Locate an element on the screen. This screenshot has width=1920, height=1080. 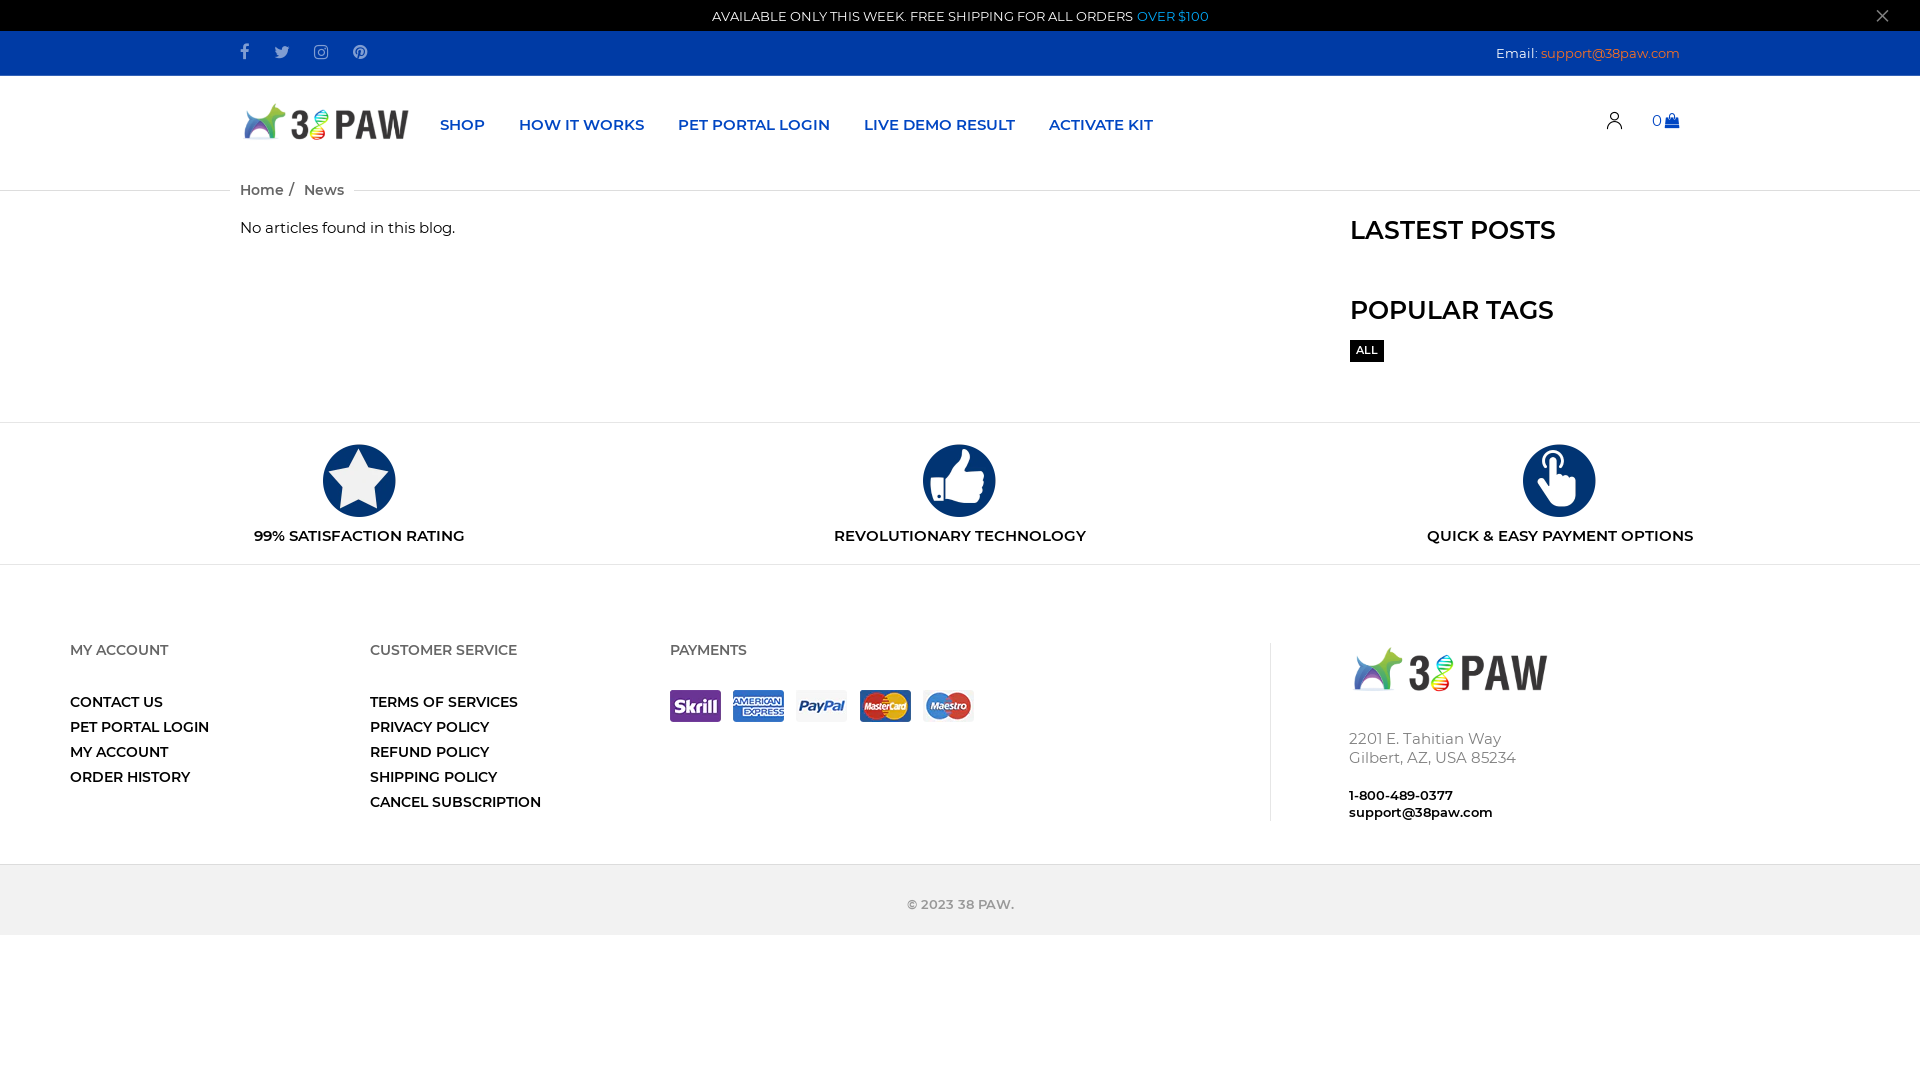
'CANCEL SUBSCRIPTION' is located at coordinates (454, 801).